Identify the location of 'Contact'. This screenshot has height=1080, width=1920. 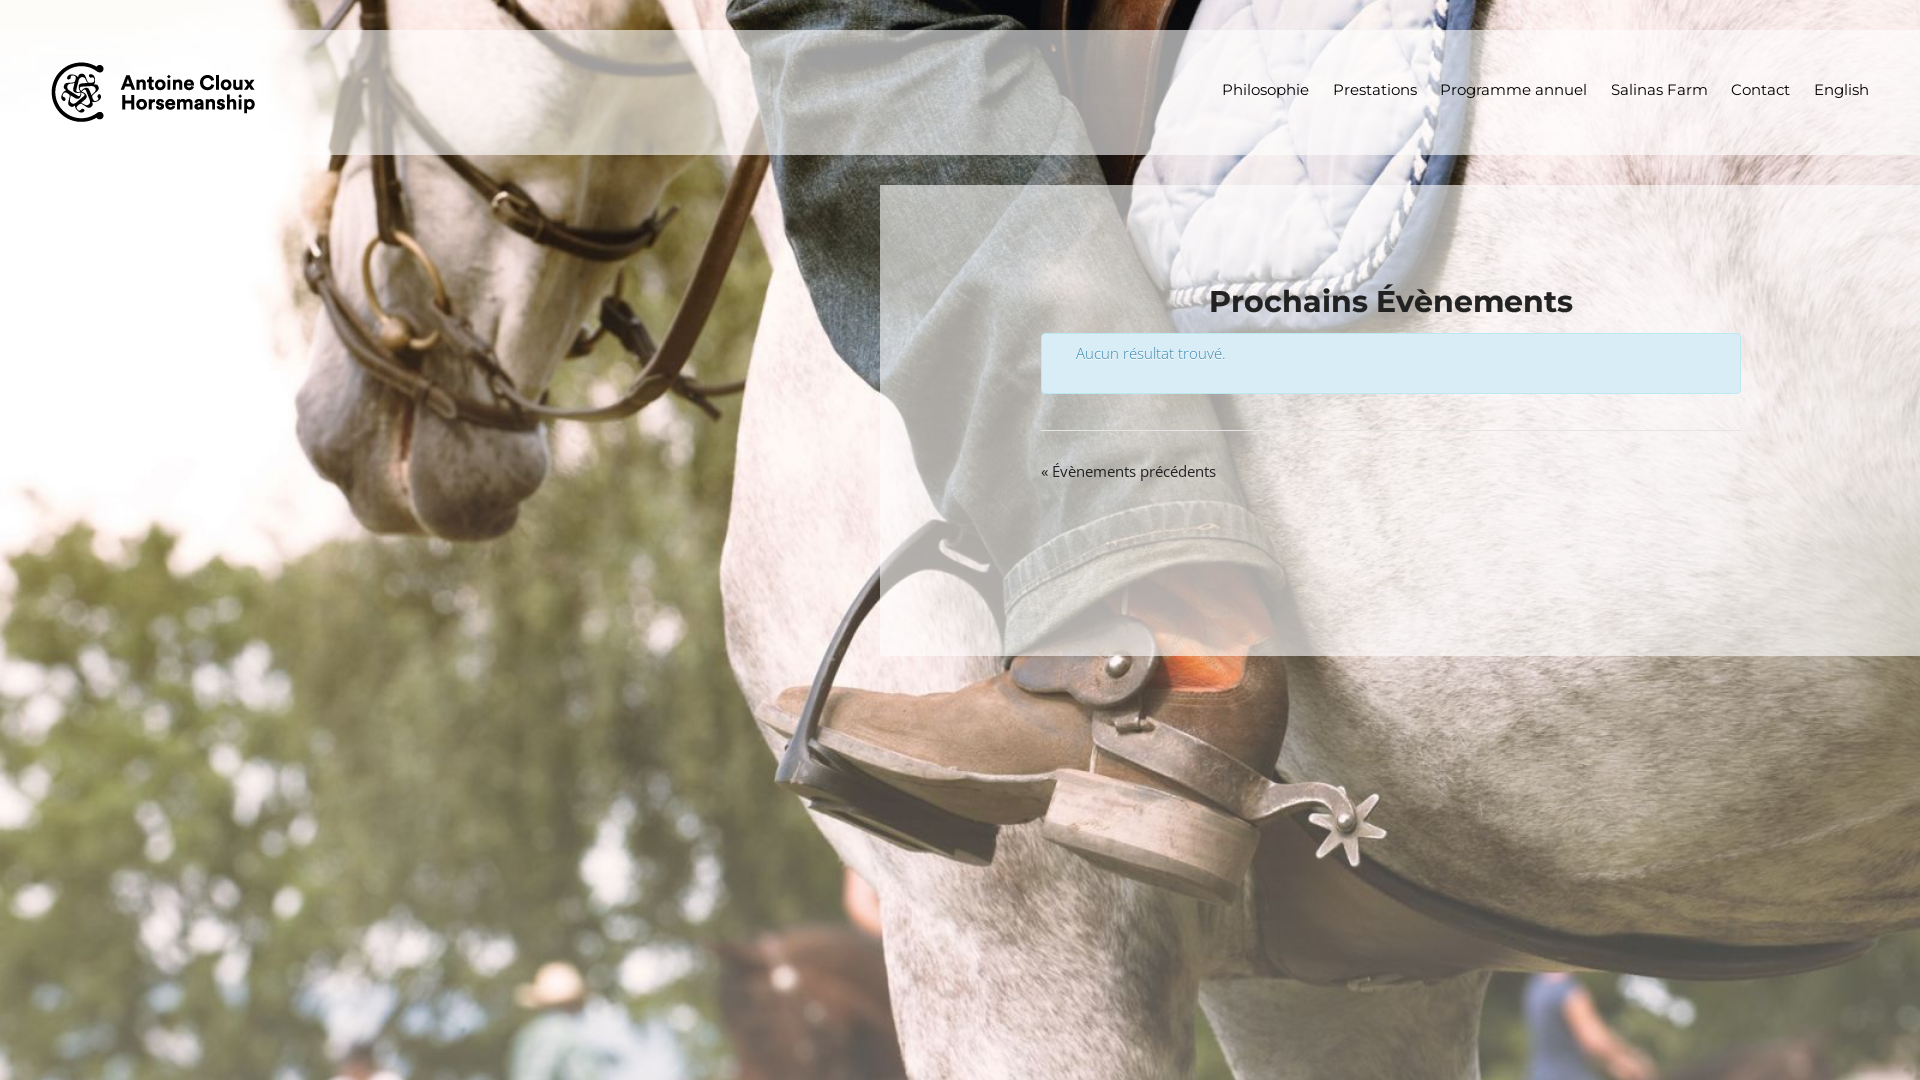
(1718, 90).